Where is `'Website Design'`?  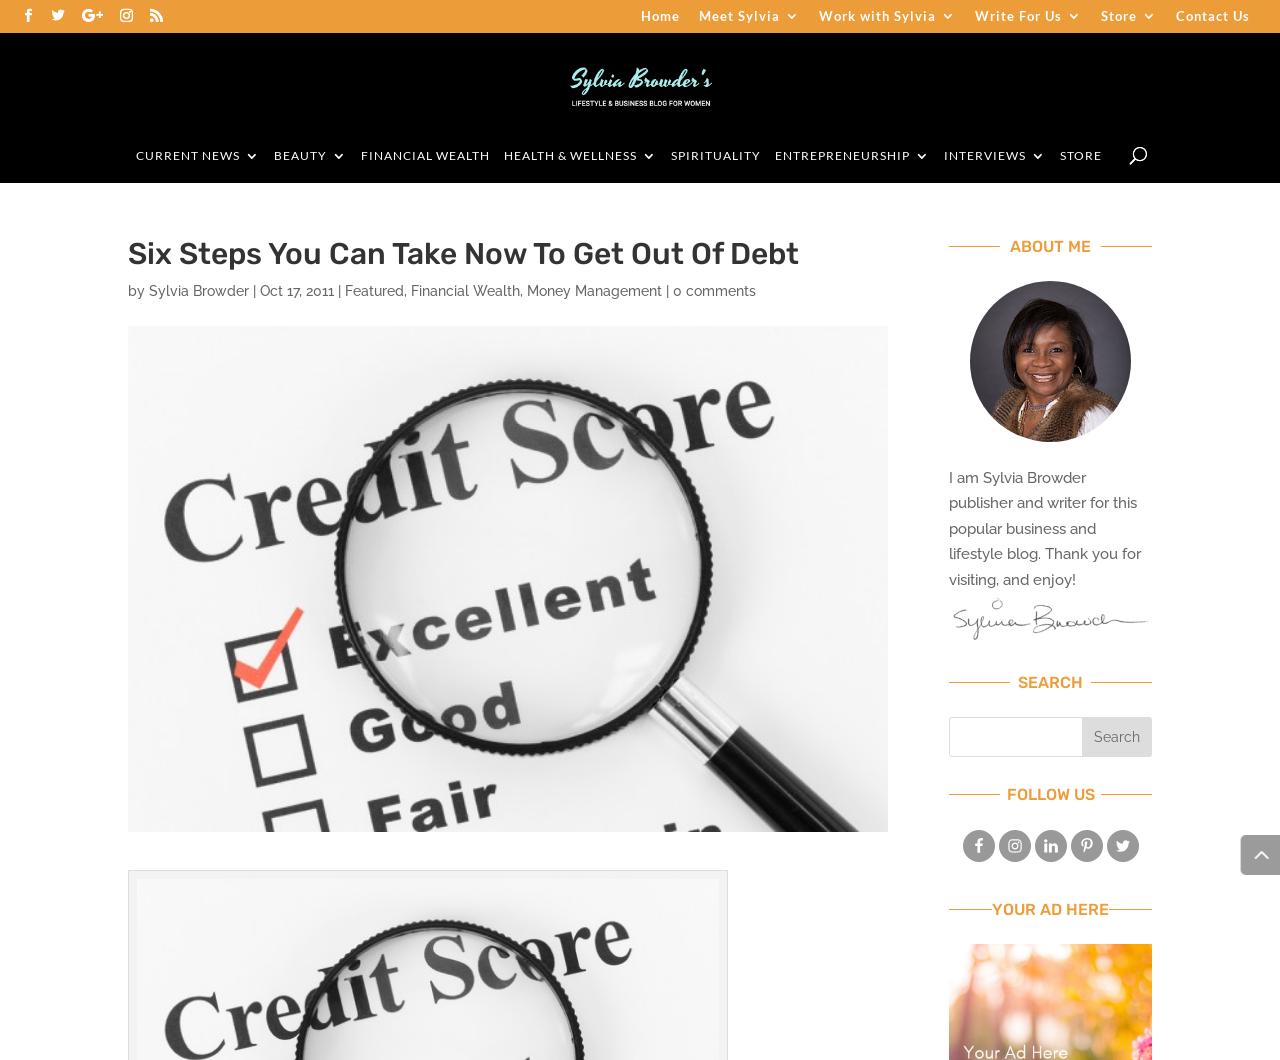 'Website Design' is located at coordinates (881, 206).